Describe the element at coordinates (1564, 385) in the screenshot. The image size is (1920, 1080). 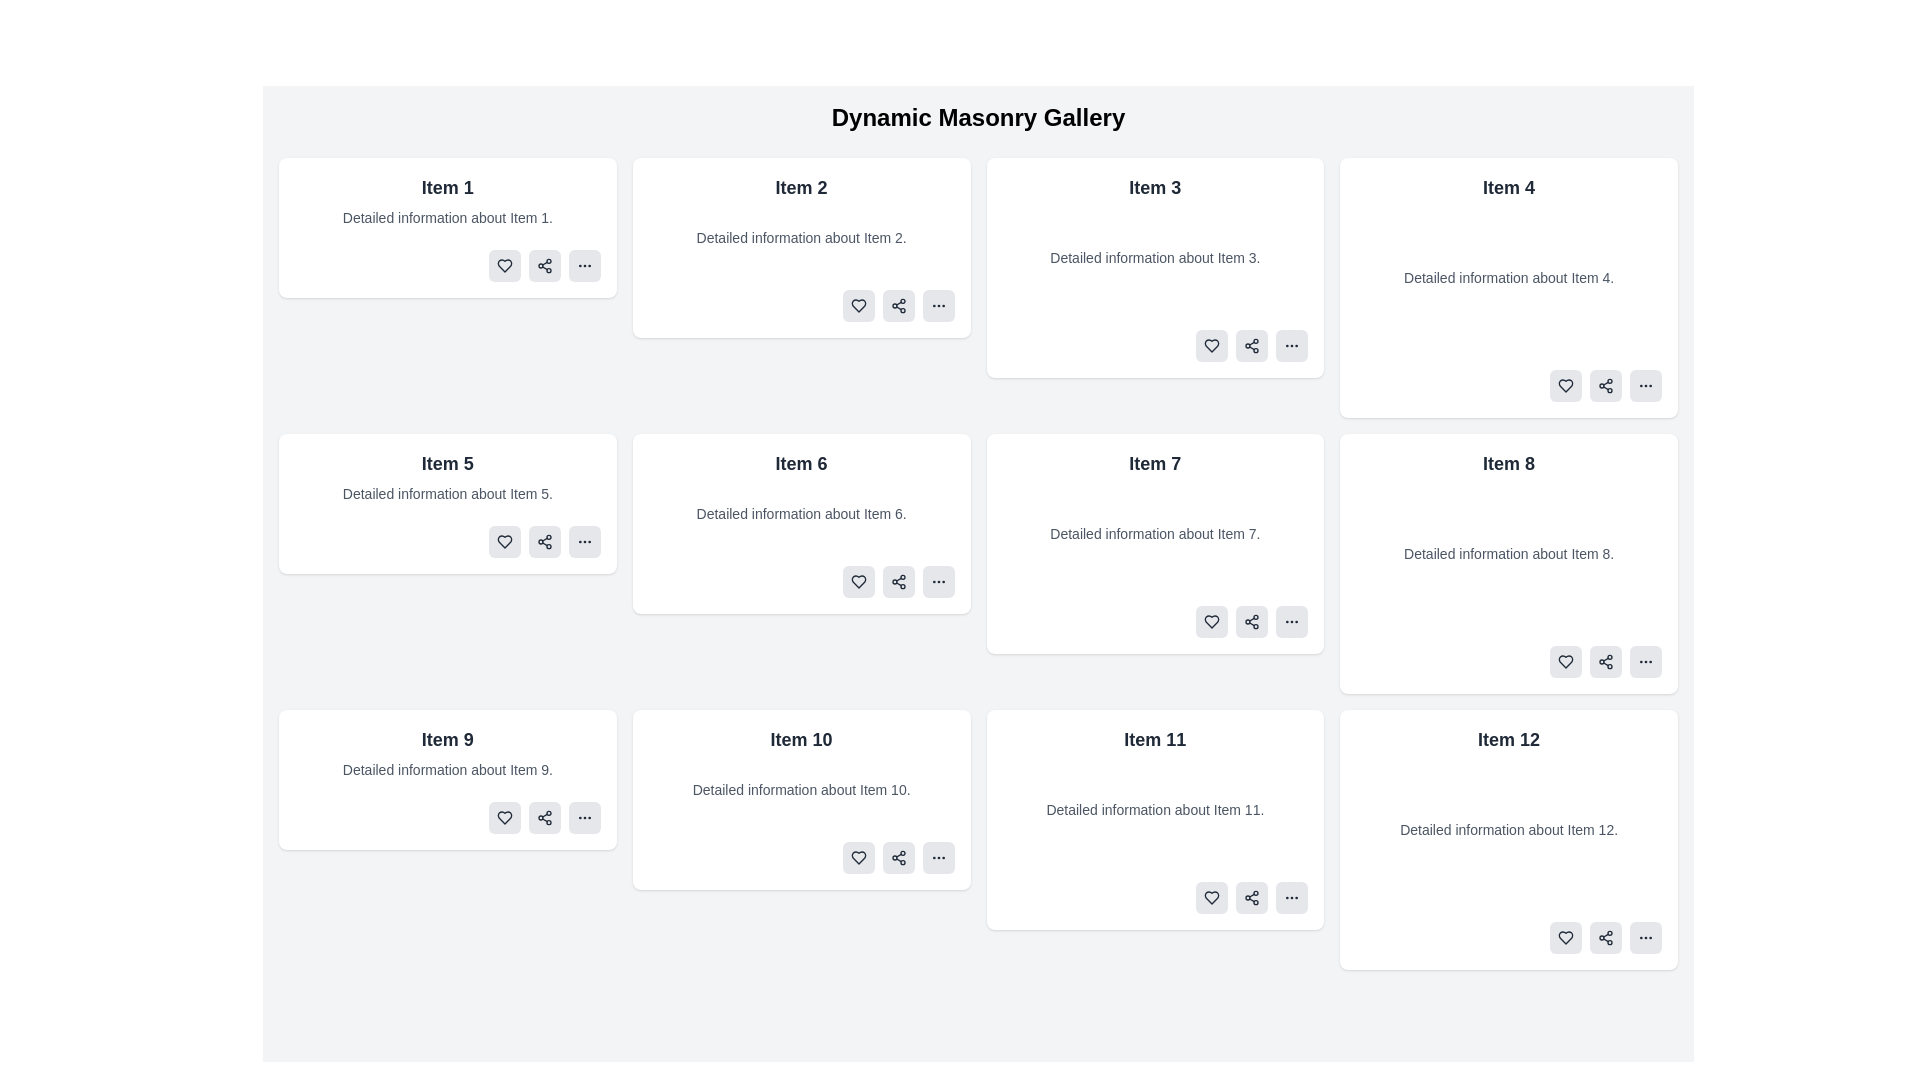
I see `the heart-shaped vector graphic icon located in the bottom-left corner of the 'Item 4' card to like or favorite the content` at that location.